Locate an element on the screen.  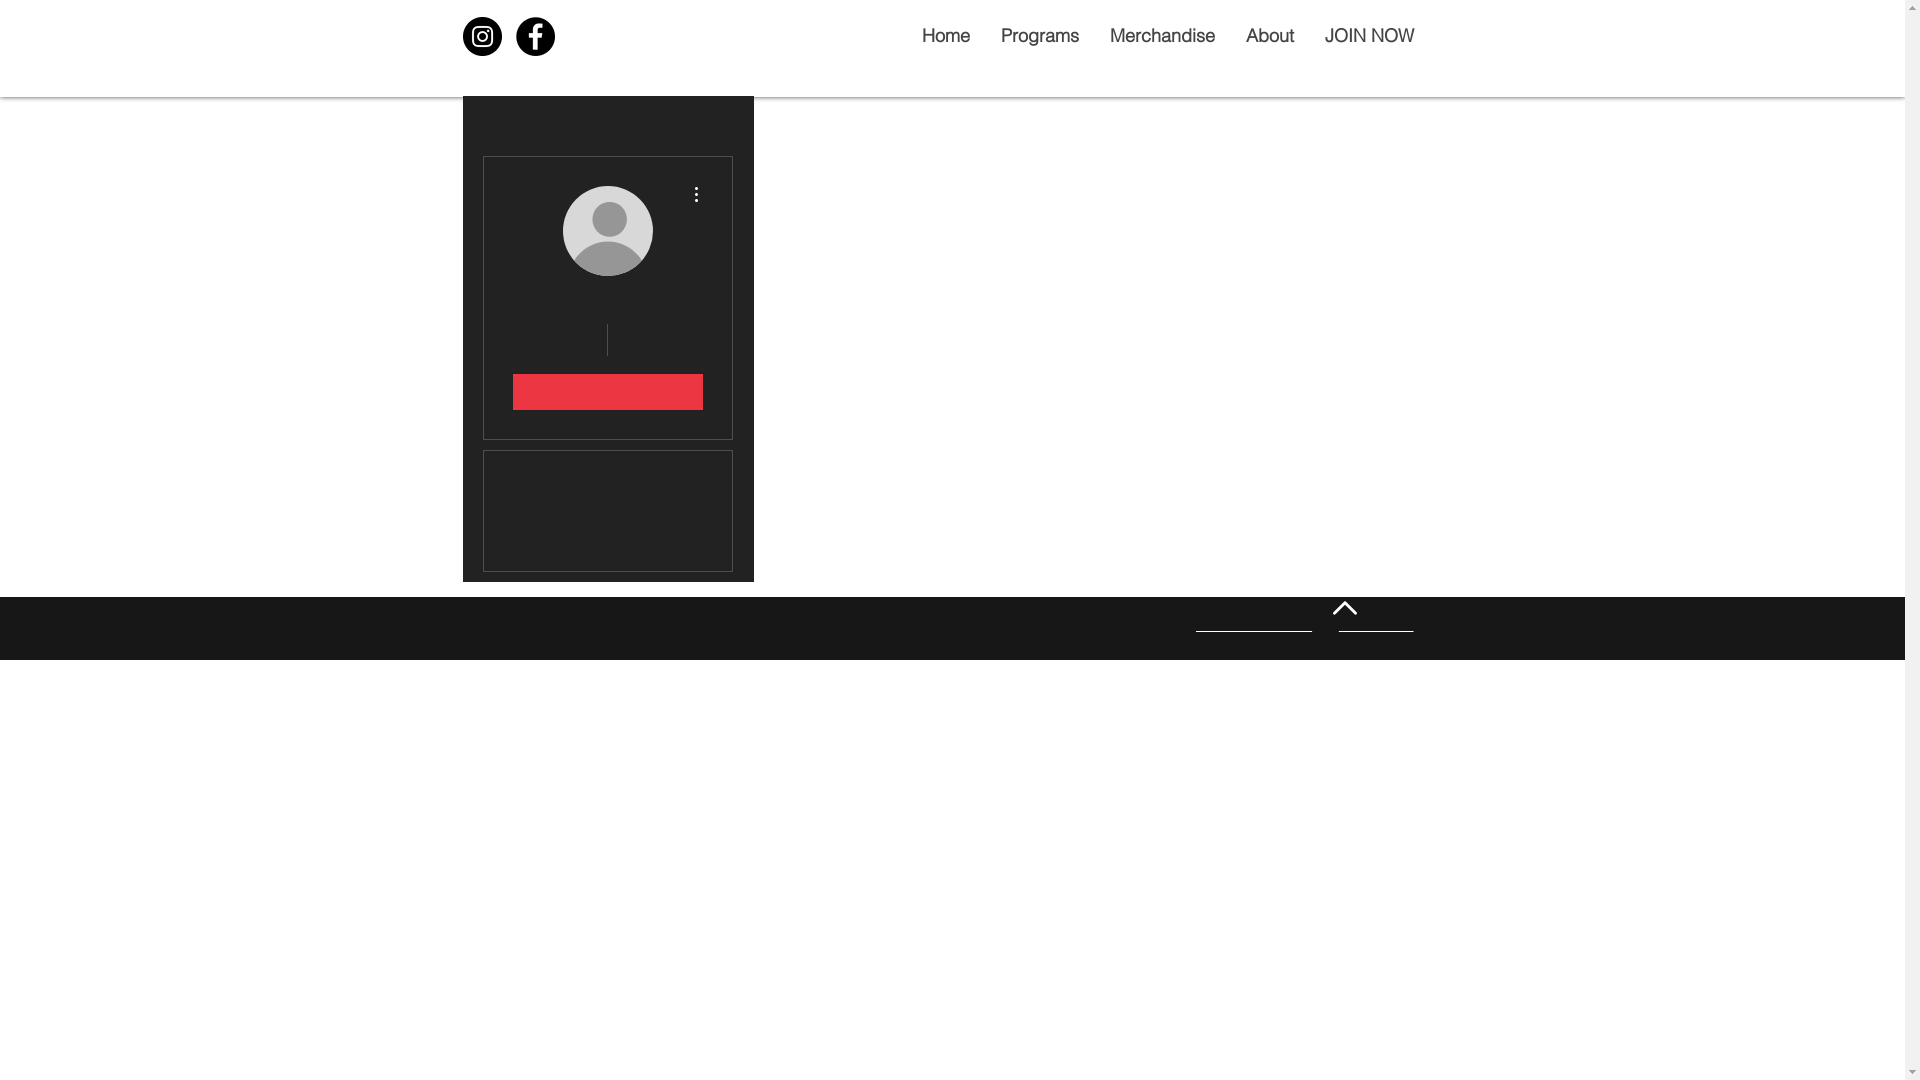
'Forum Posts' is located at coordinates (607, 509).